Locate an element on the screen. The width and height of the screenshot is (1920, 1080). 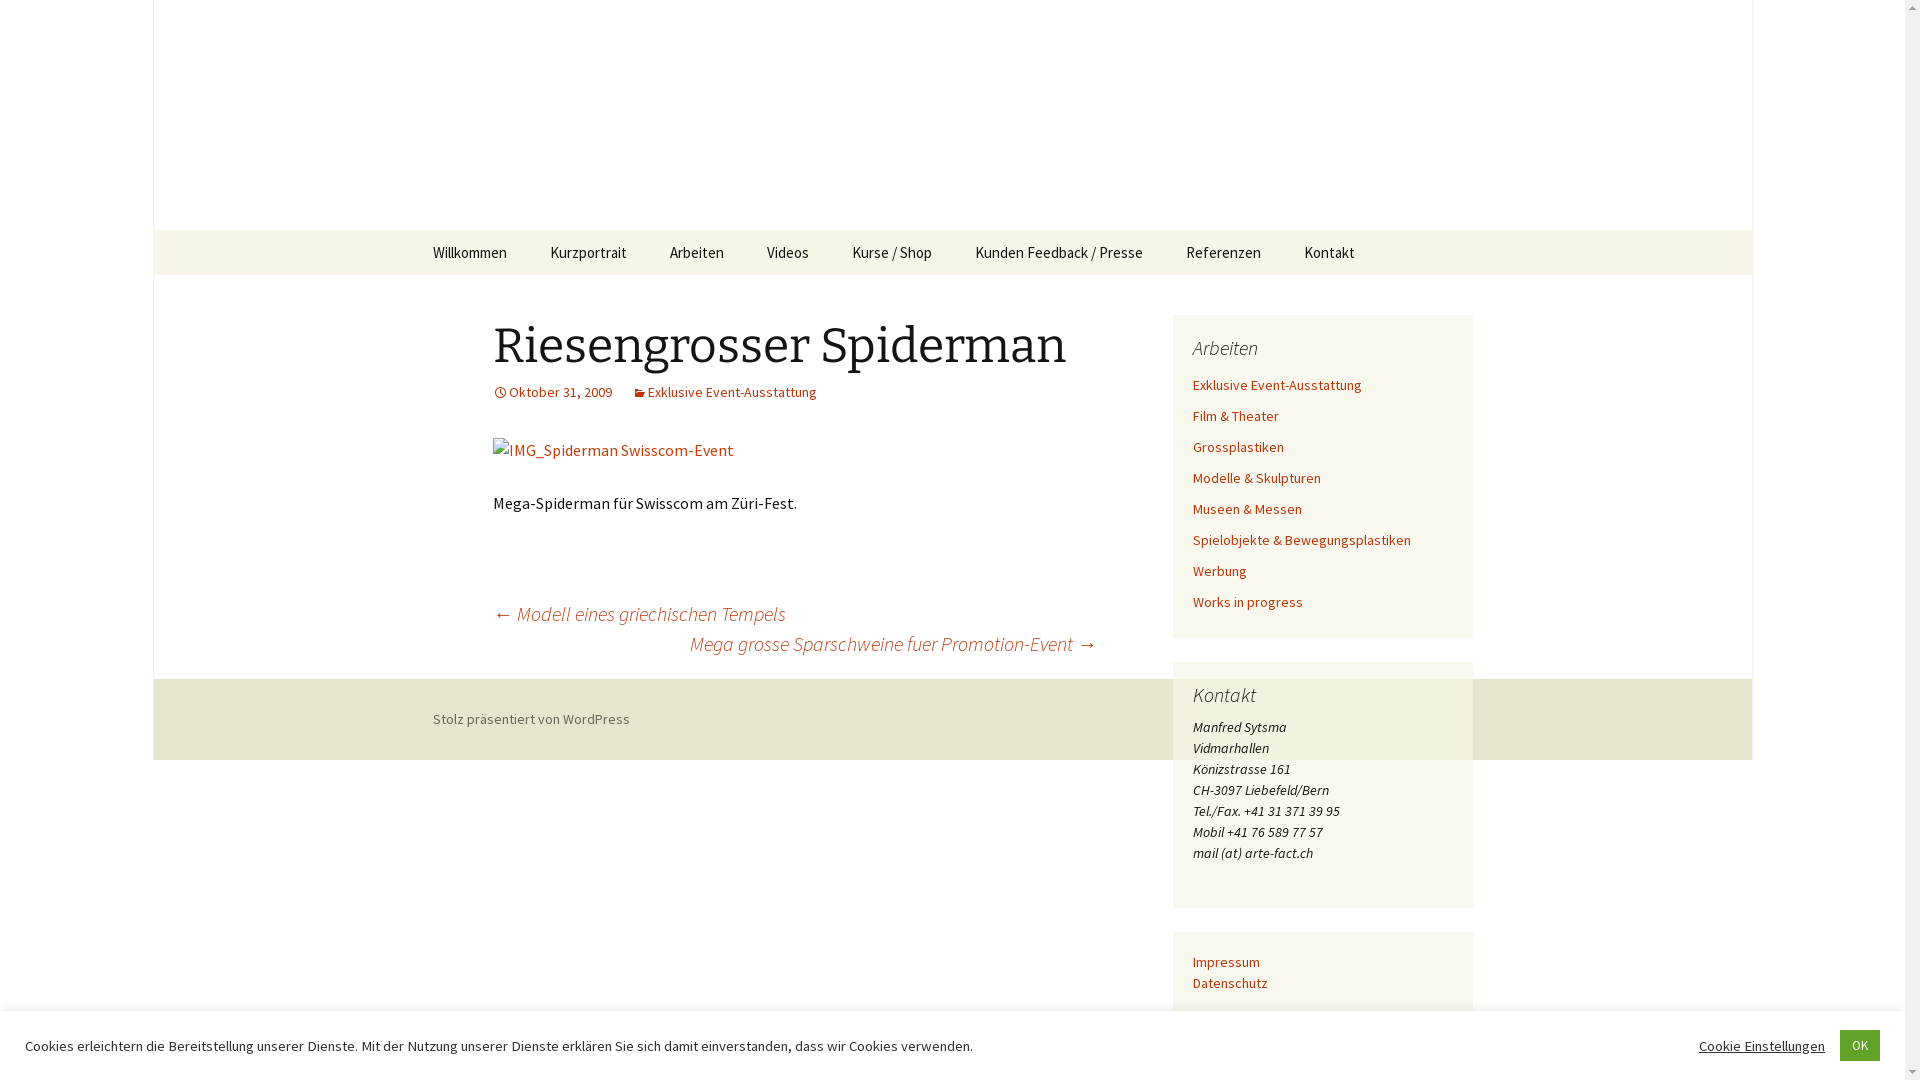
'Suche' is located at coordinates (24, 22).